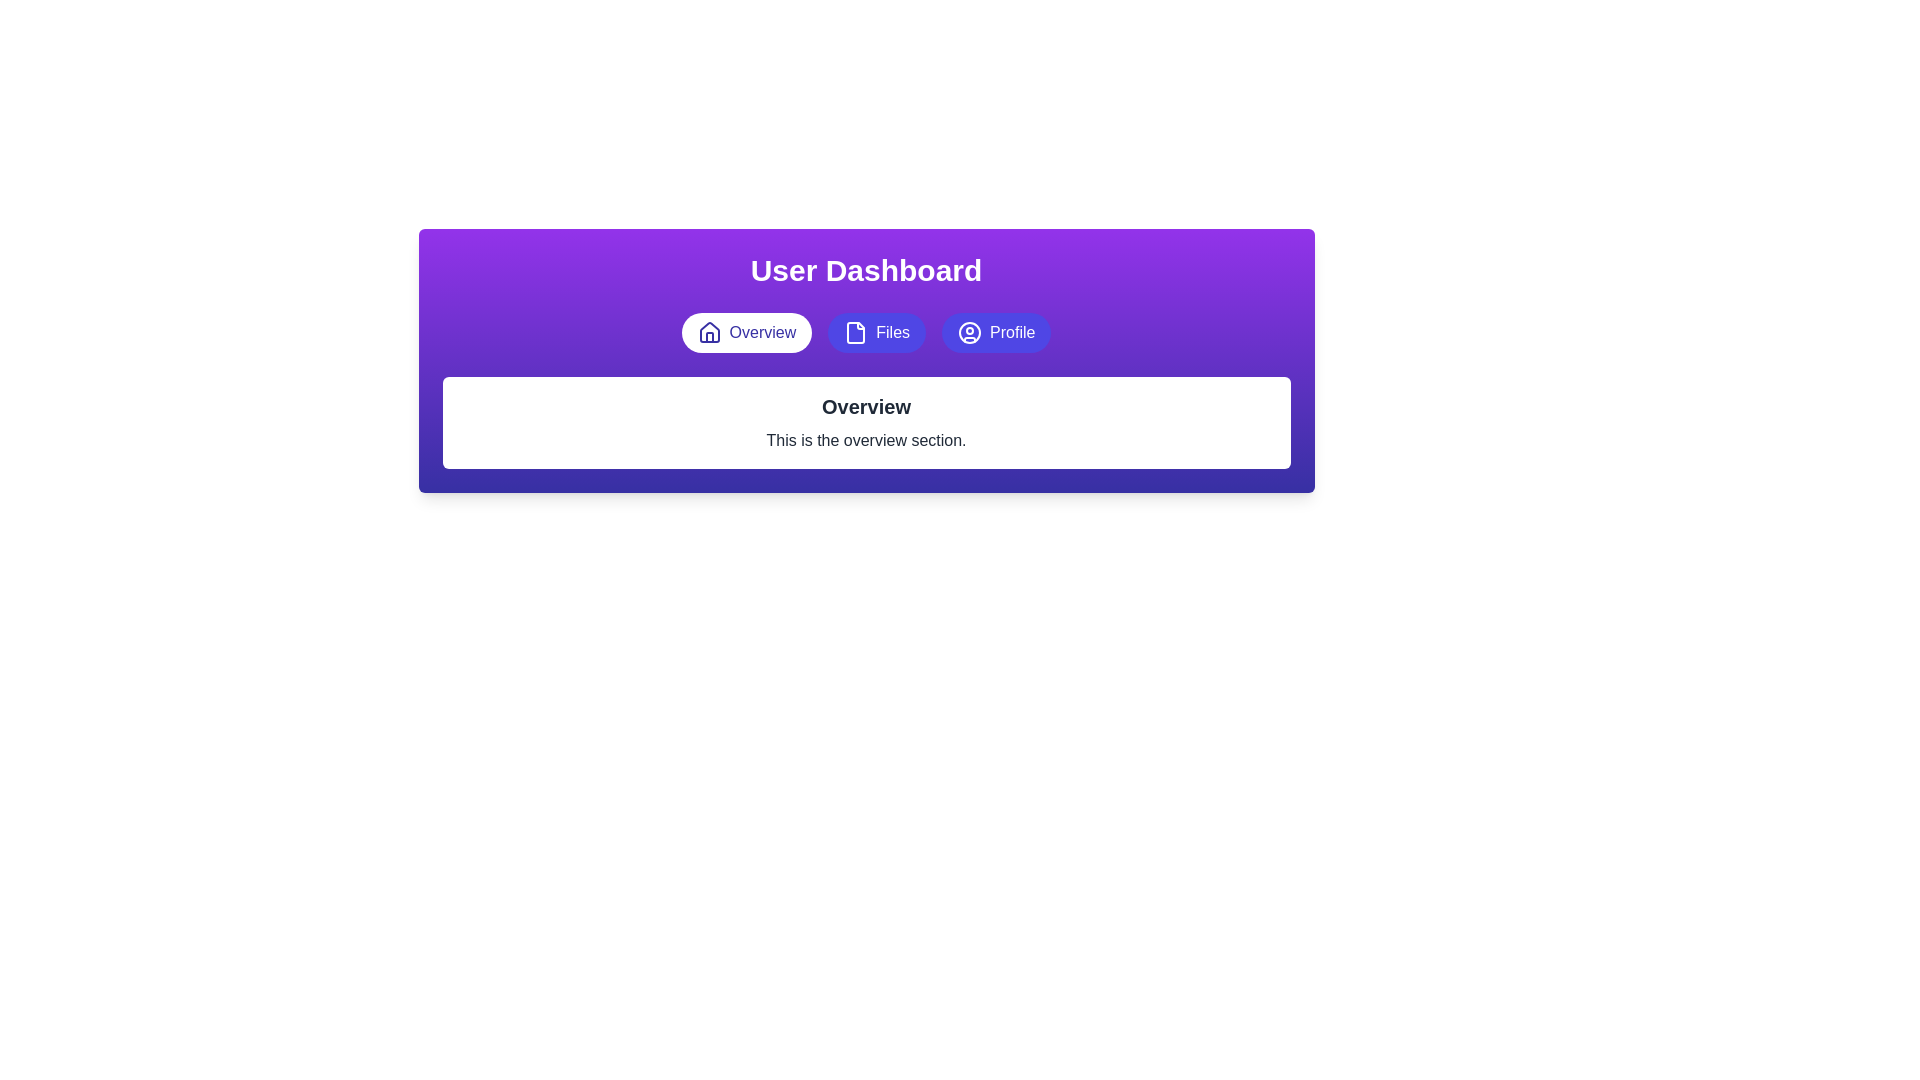  Describe the element at coordinates (969, 331) in the screenshot. I see `the blue circular graphic representing the user profile in the Profile section of the header bar` at that location.